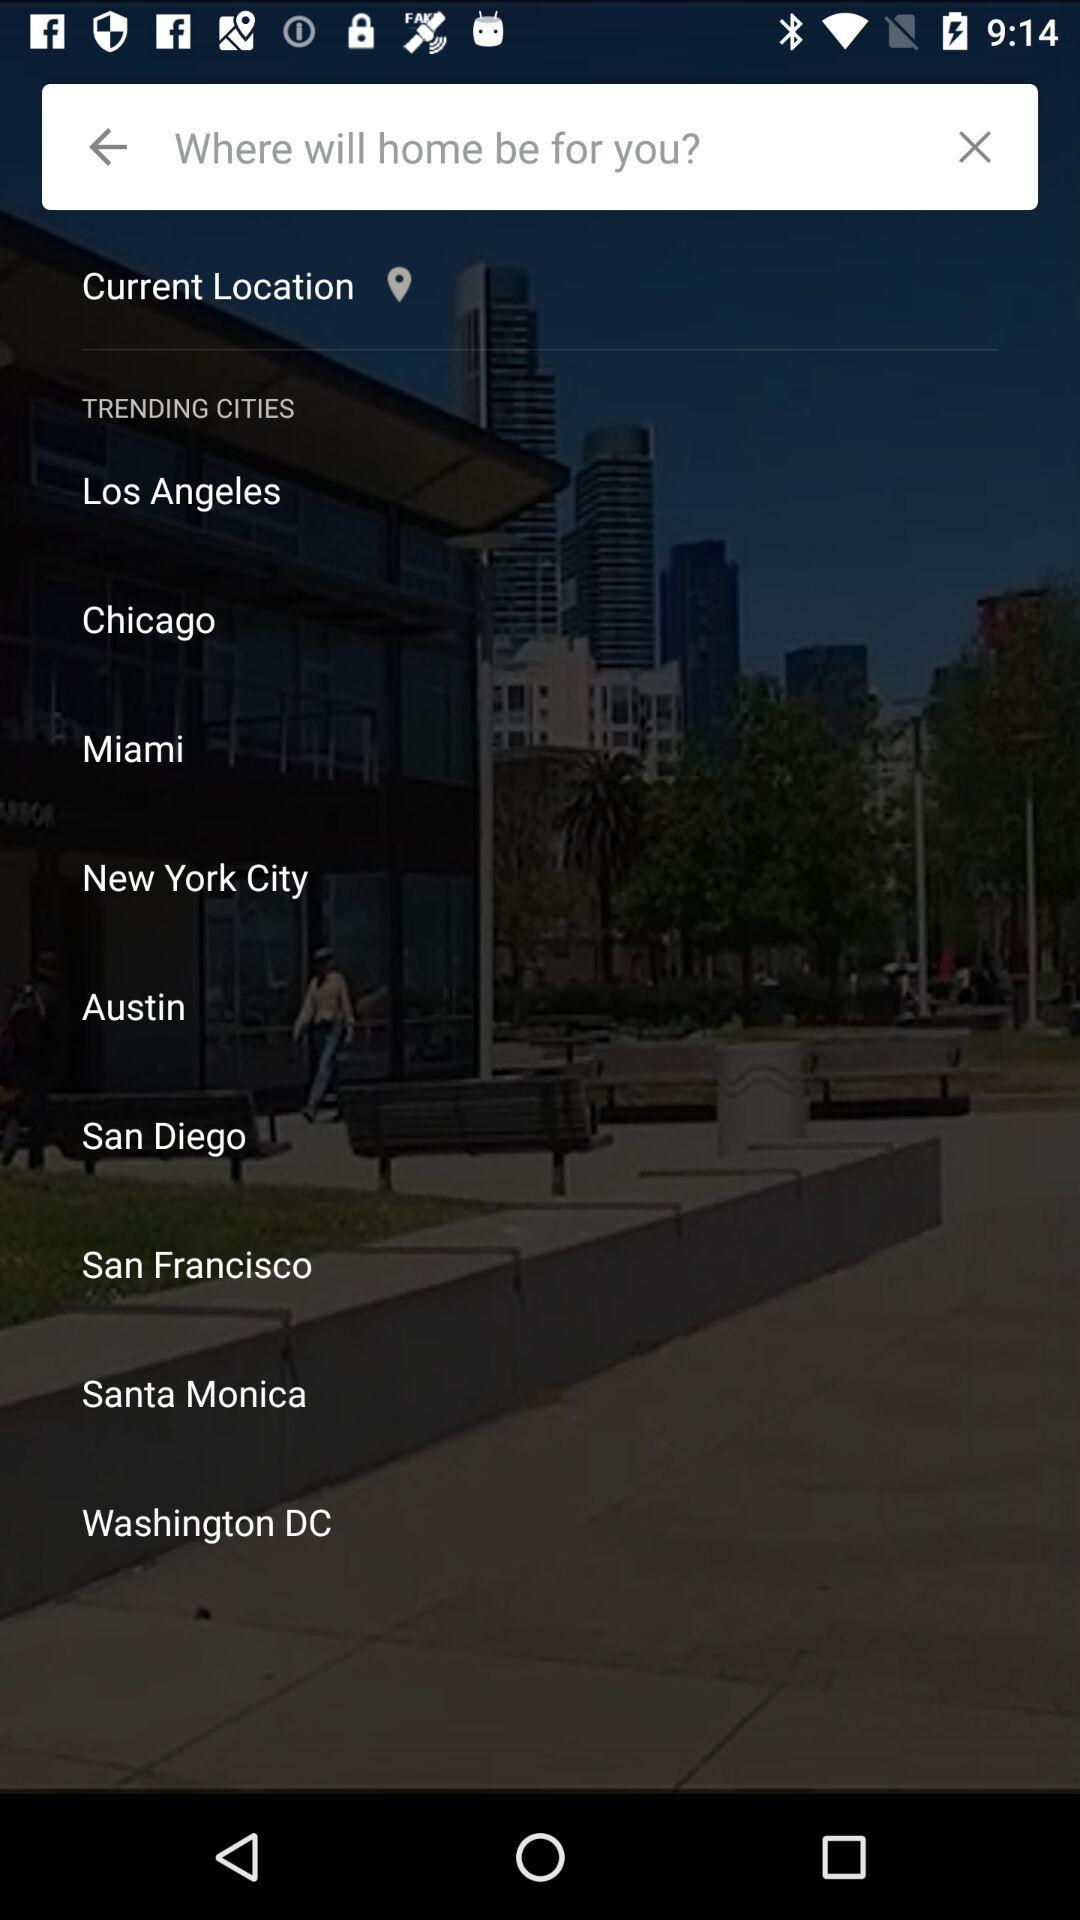 The image size is (1080, 1920). What do you see at coordinates (540, 489) in the screenshot?
I see `los angeles` at bounding box center [540, 489].